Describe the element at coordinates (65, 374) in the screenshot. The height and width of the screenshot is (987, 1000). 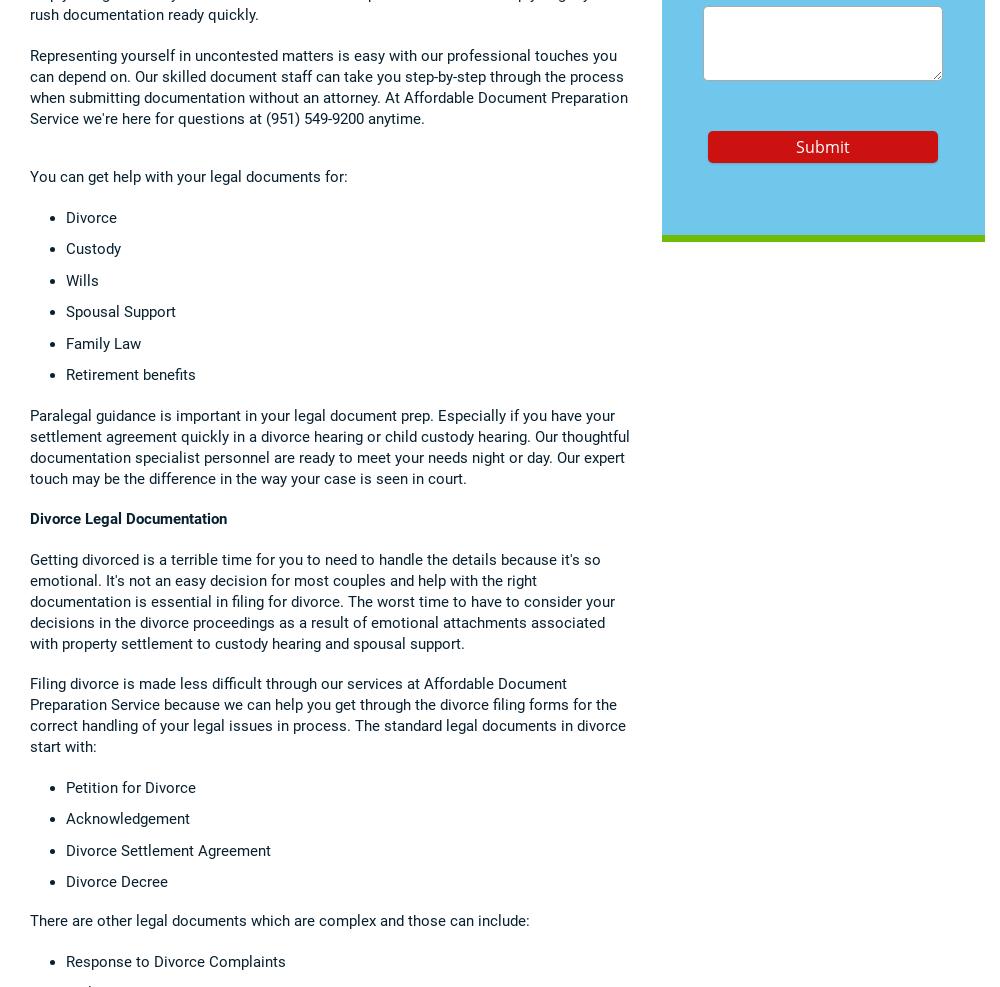
I see `'Retirement benefits'` at that location.